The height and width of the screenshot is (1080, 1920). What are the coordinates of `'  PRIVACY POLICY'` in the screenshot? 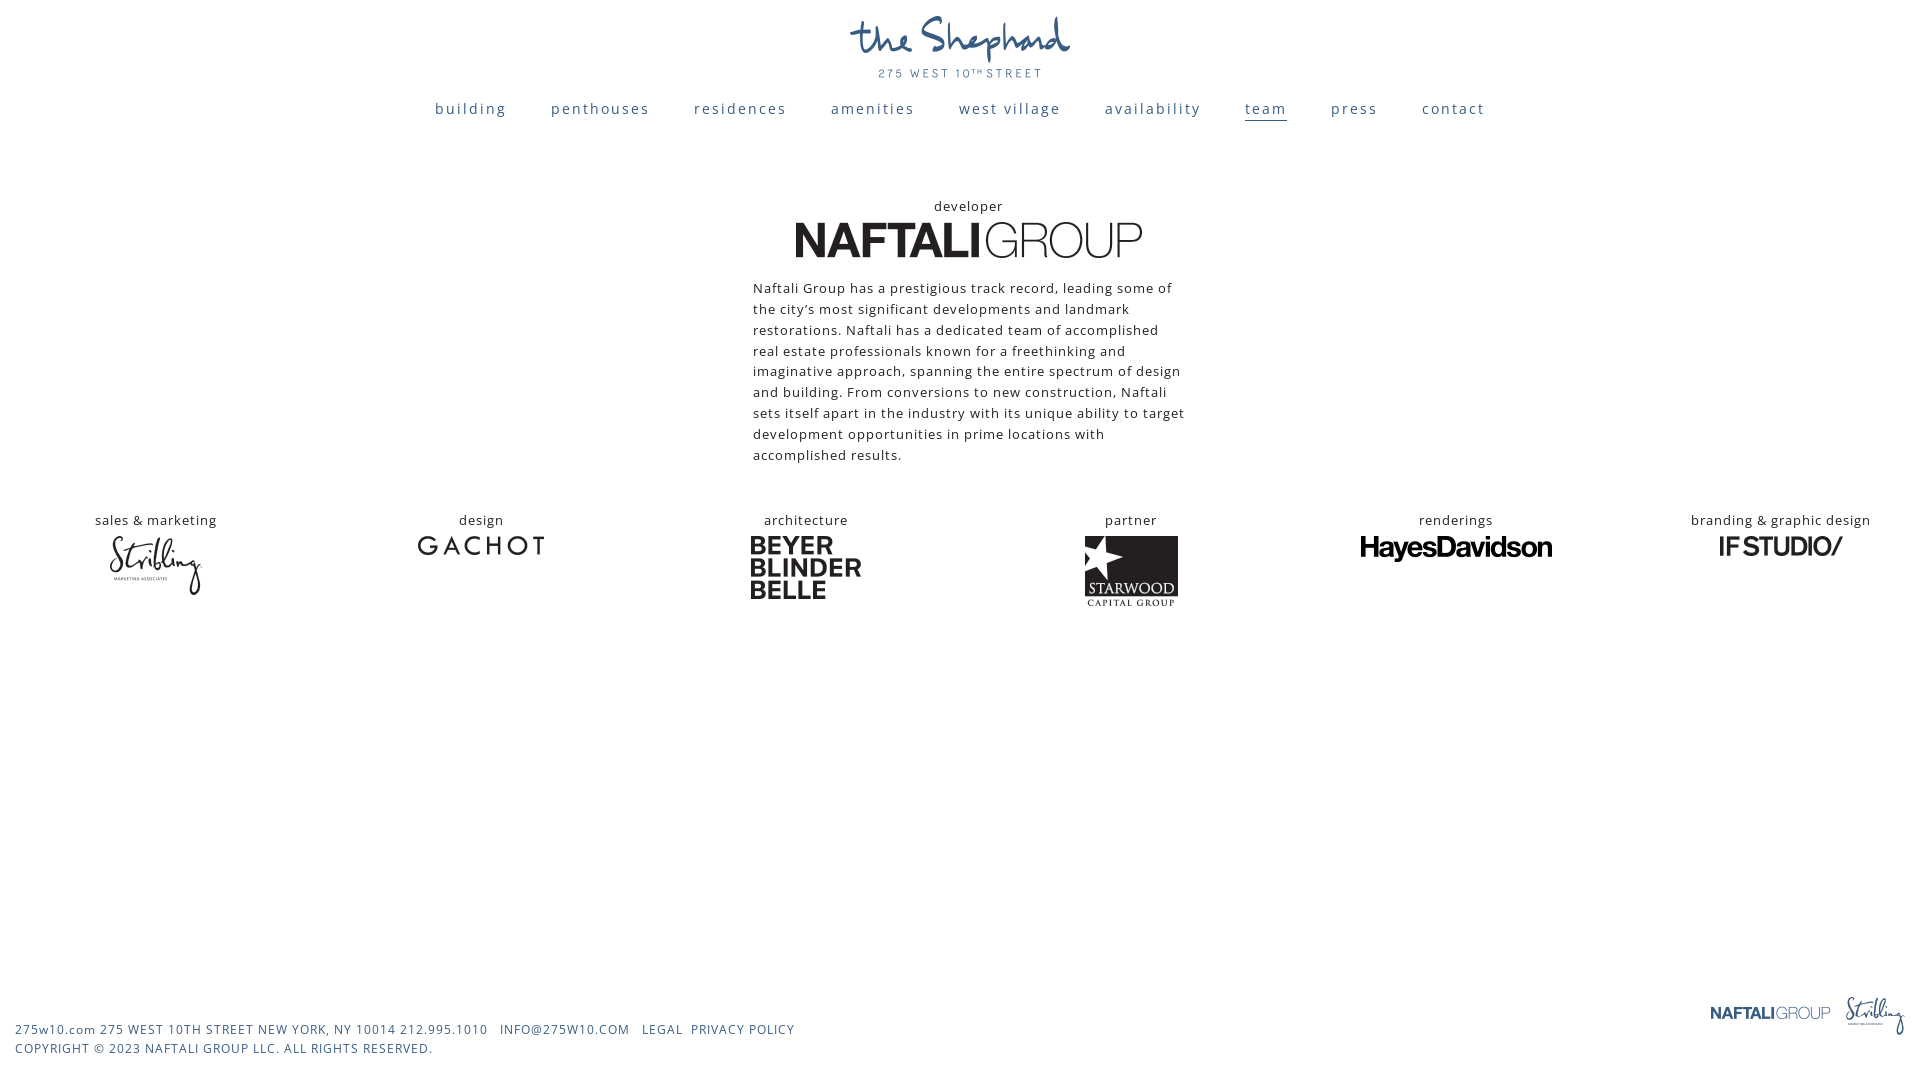 It's located at (738, 1029).